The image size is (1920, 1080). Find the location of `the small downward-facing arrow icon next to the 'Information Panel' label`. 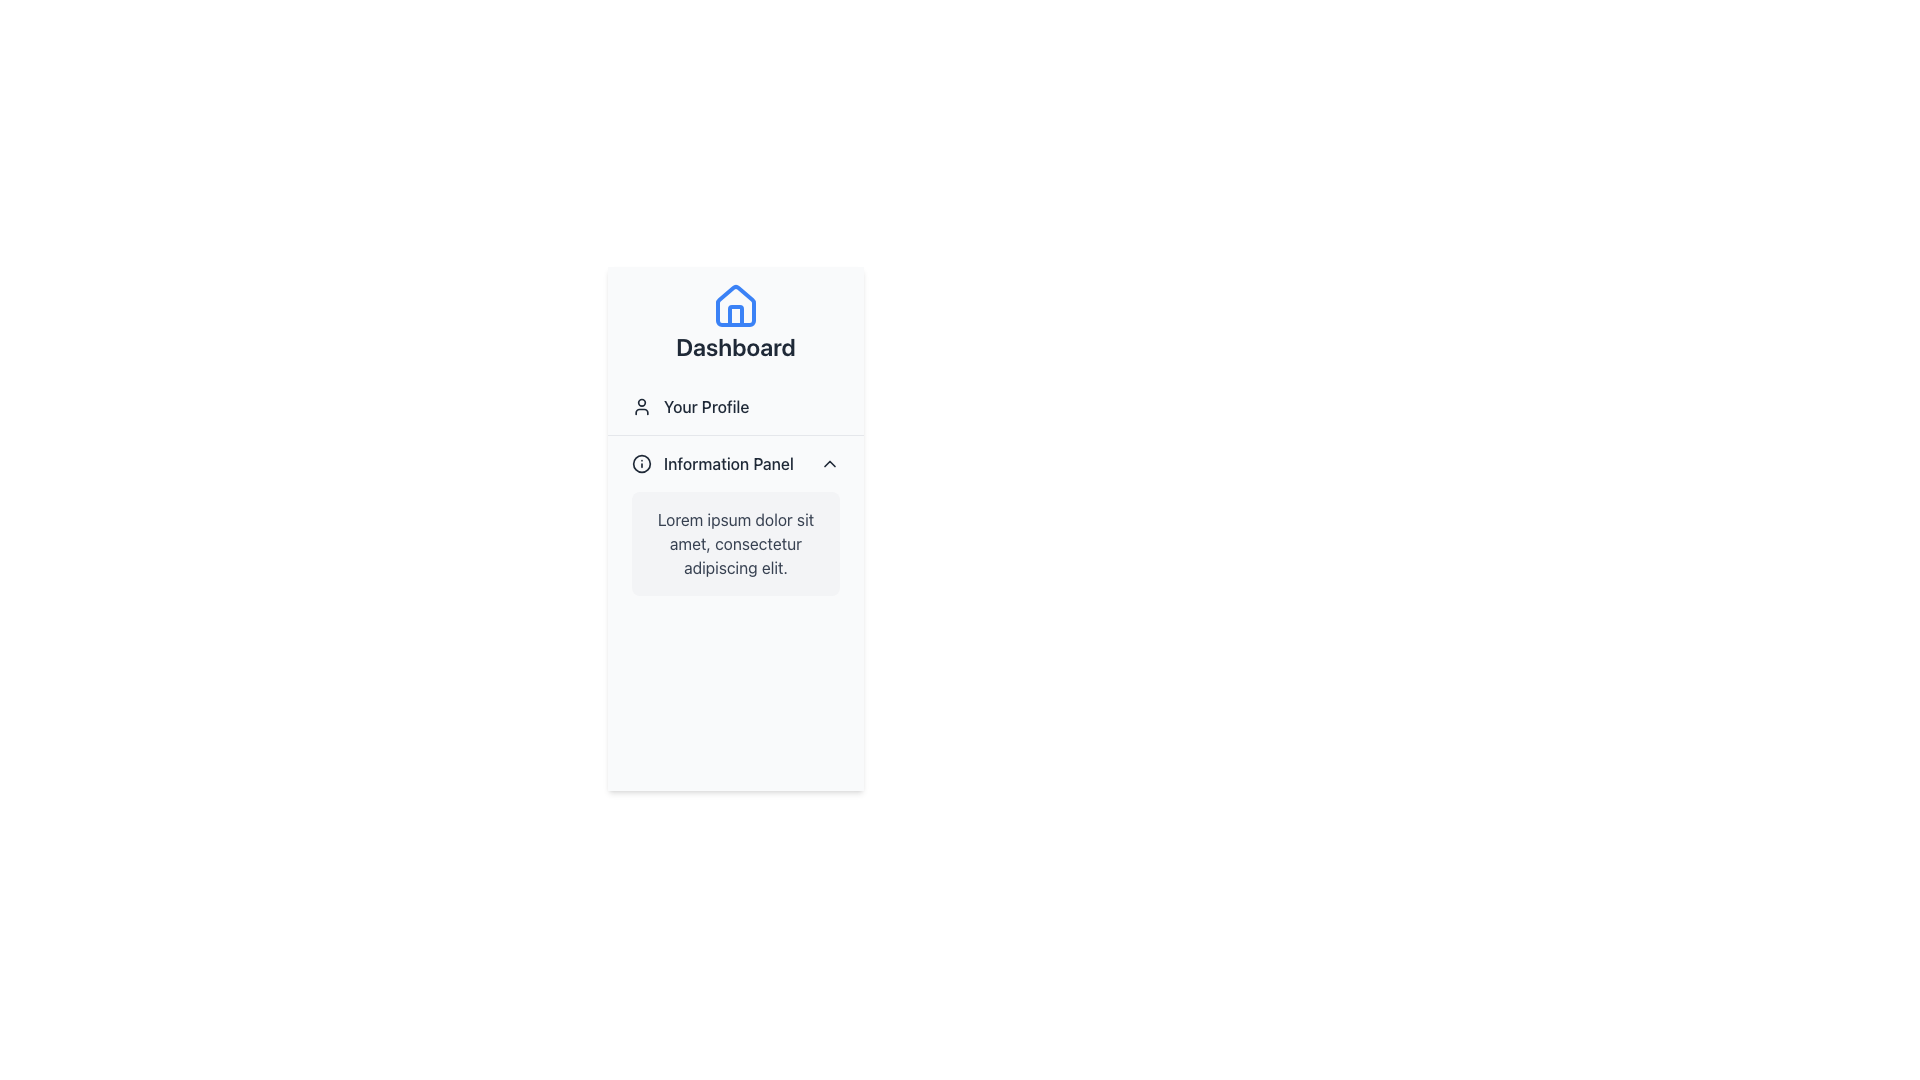

the small downward-facing arrow icon next to the 'Information Panel' label is located at coordinates (830, 463).